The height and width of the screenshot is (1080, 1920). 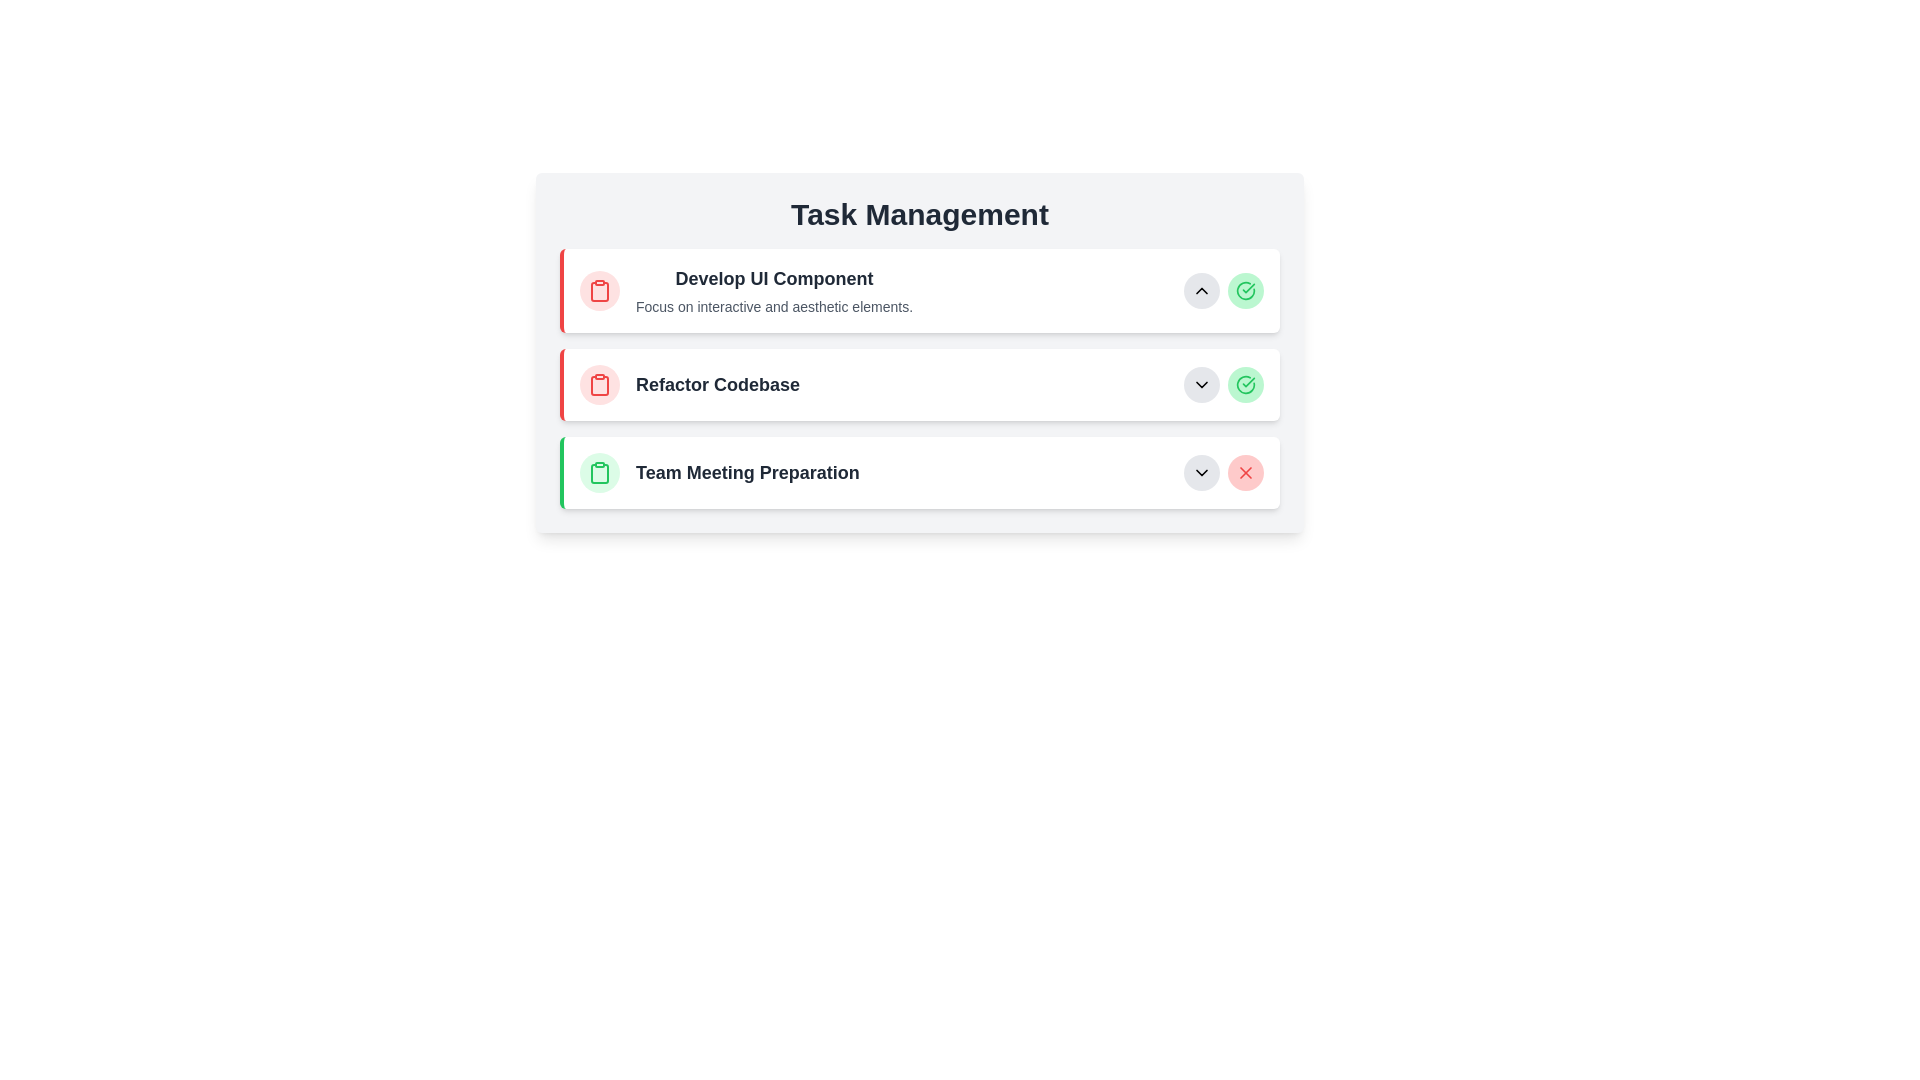 What do you see at coordinates (718, 385) in the screenshot?
I see `text label 'Refactor Codebase' in bold, dark gray font located on the second row of the task list under 'Task Management'` at bounding box center [718, 385].